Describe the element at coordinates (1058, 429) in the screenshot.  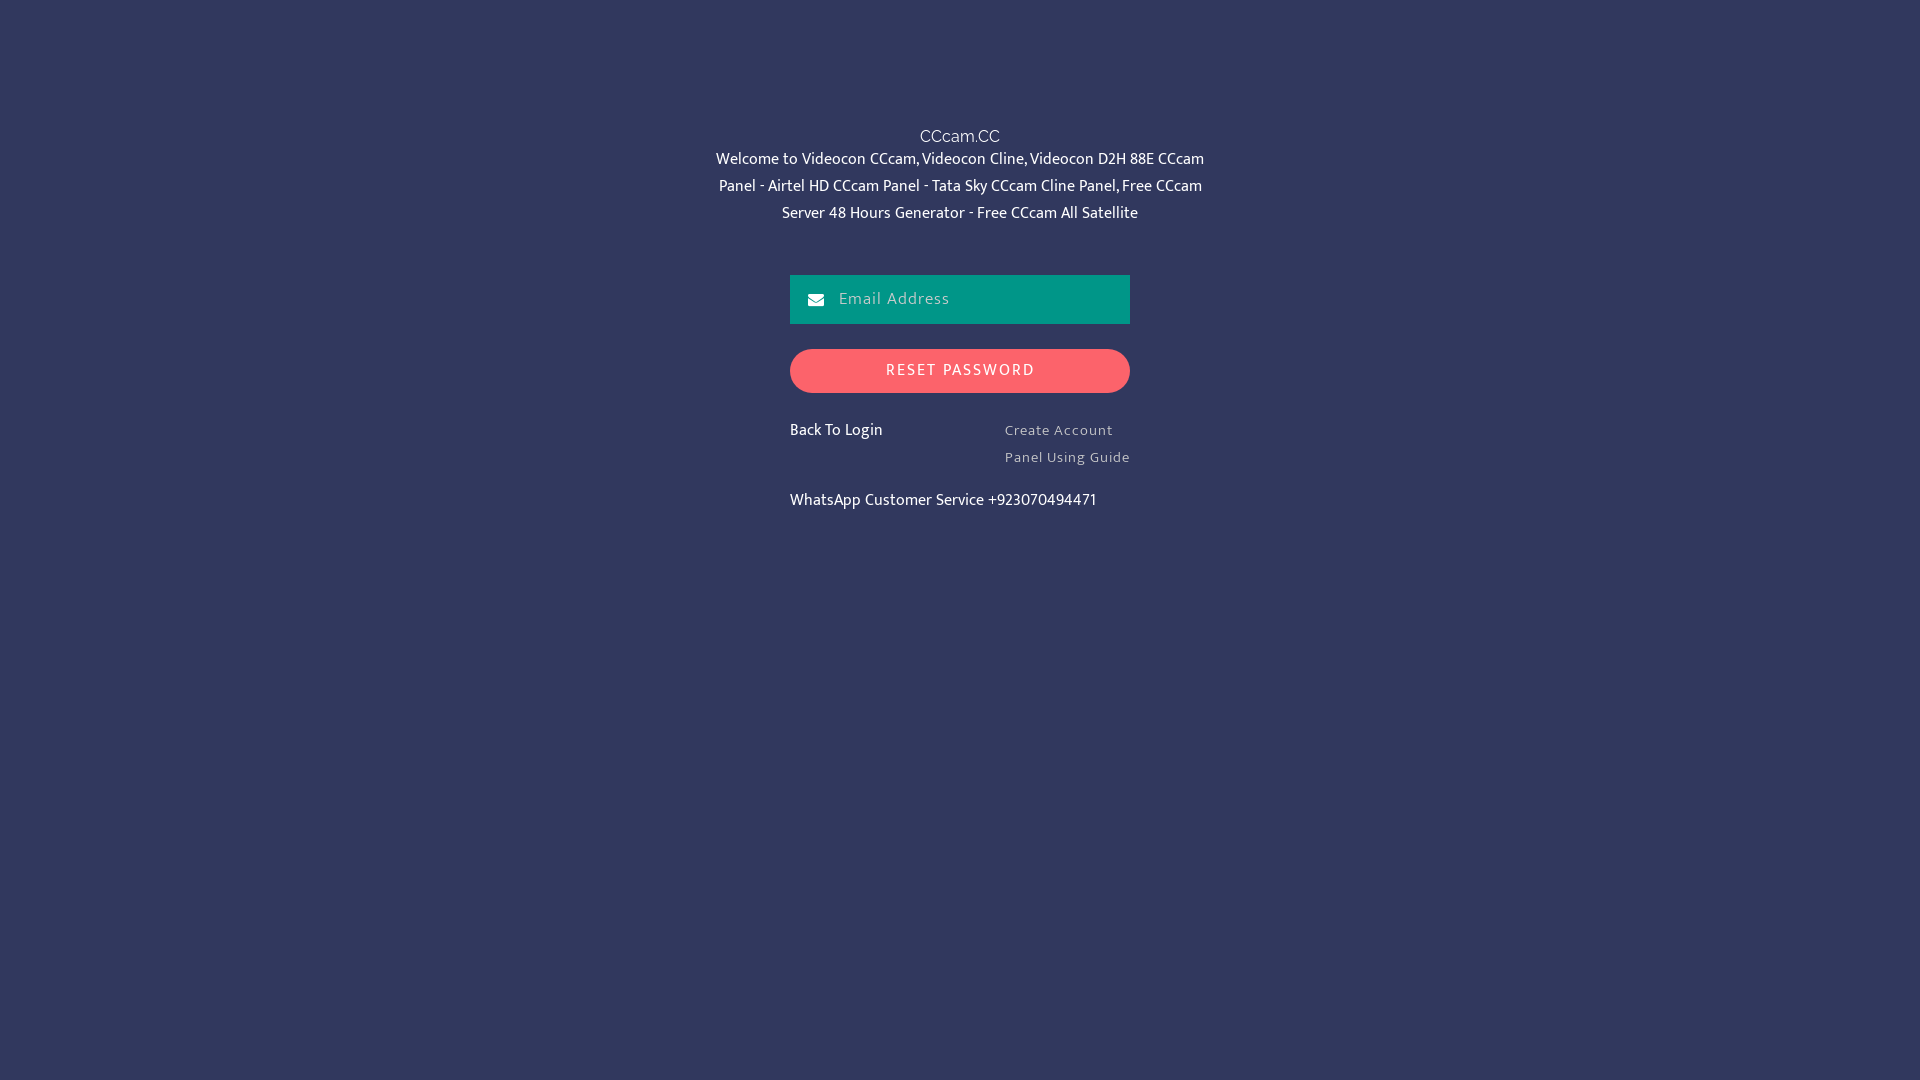
I see `'Create Account'` at that location.